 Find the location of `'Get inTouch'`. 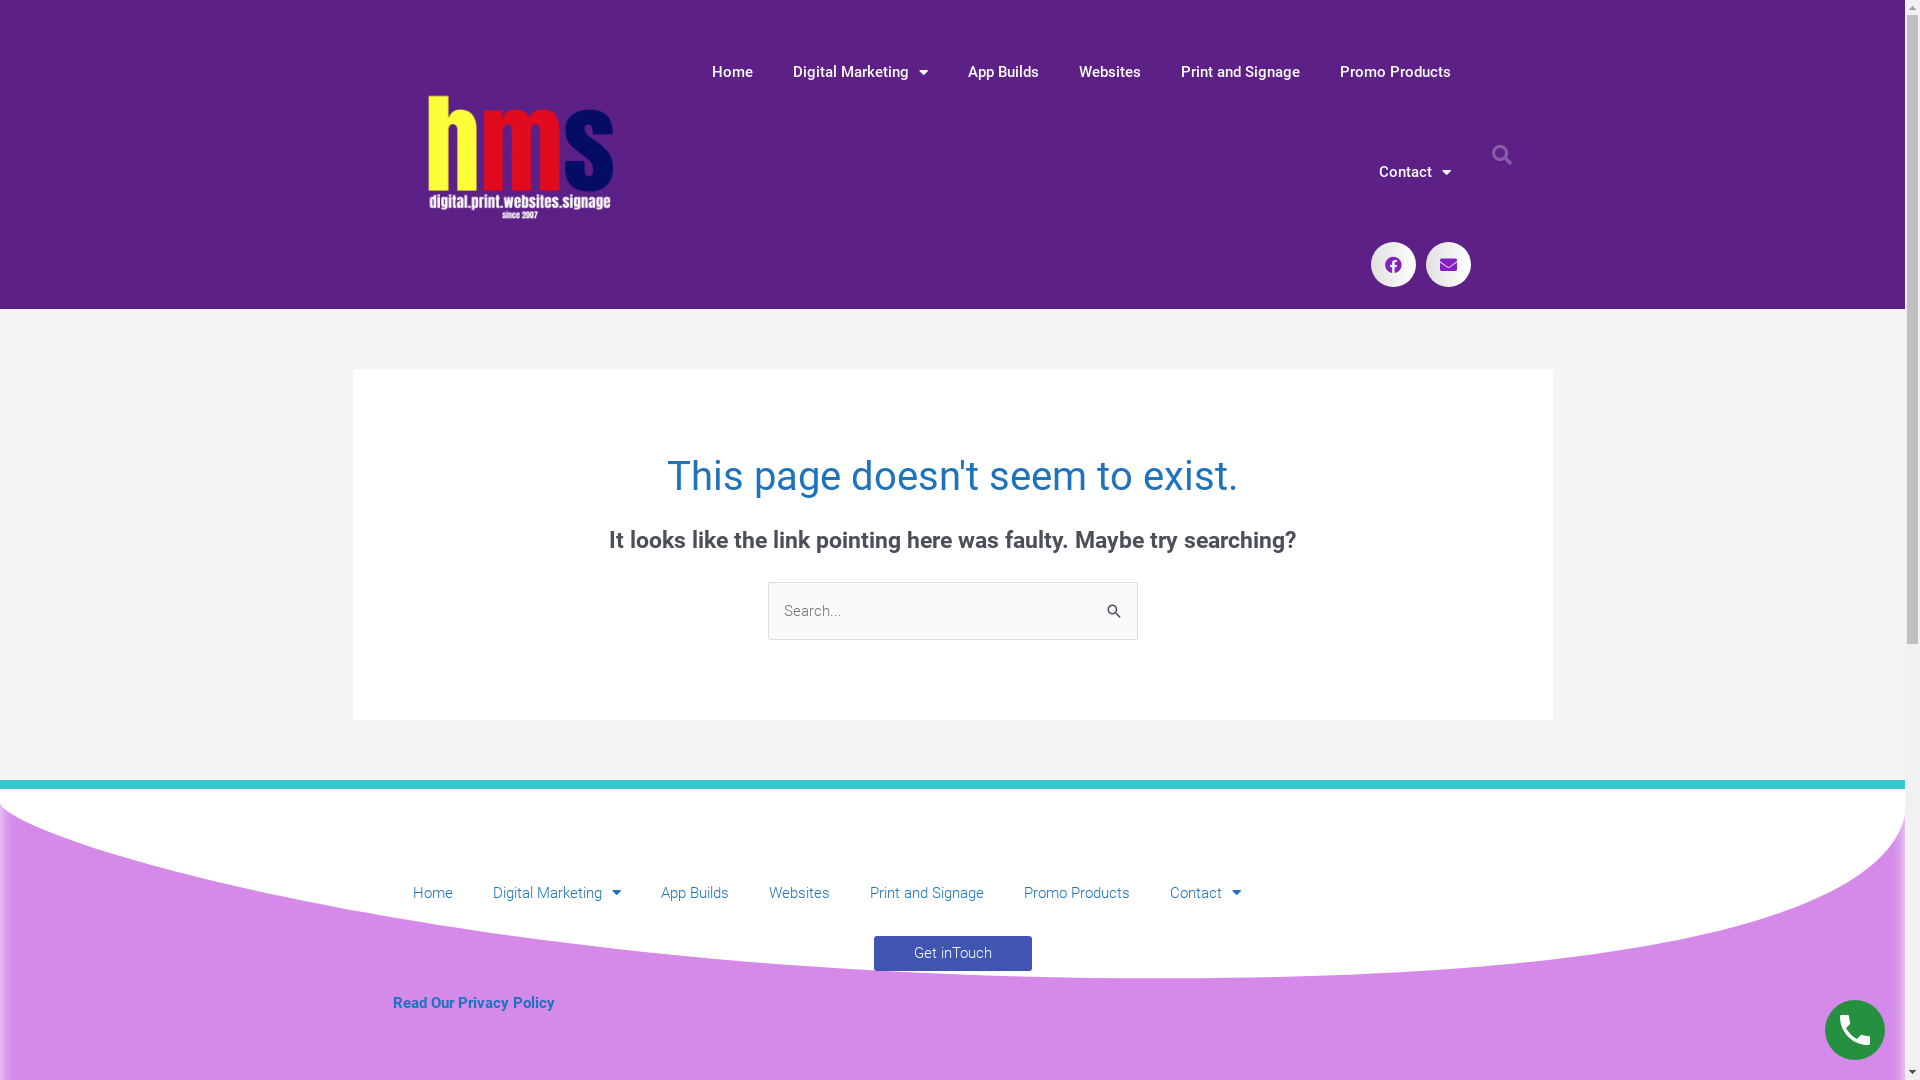

'Get inTouch' is located at coordinates (952, 952).